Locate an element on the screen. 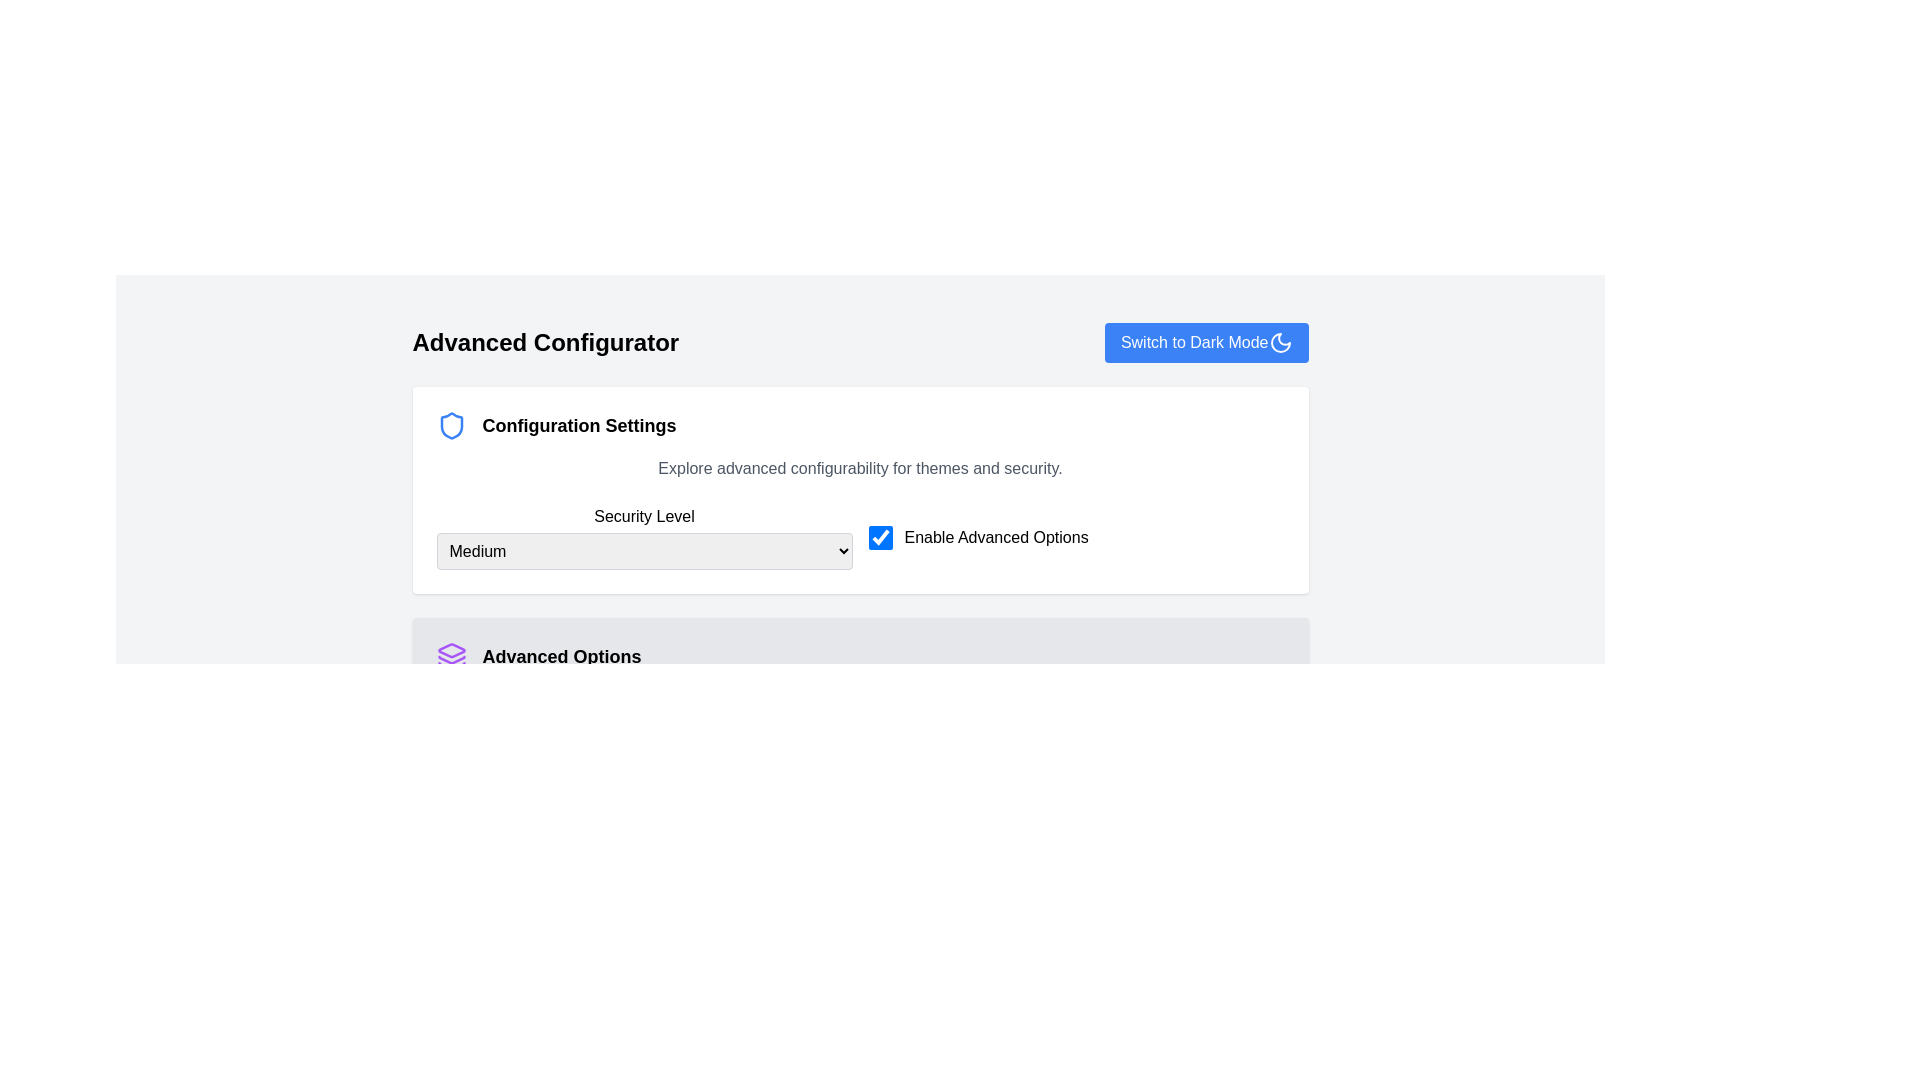 This screenshot has width=1920, height=1080. the shield icon representing security in the 'Configuration Settings' section header, located before the text 'Configuration Settings' is located at coordinates (450, 424).